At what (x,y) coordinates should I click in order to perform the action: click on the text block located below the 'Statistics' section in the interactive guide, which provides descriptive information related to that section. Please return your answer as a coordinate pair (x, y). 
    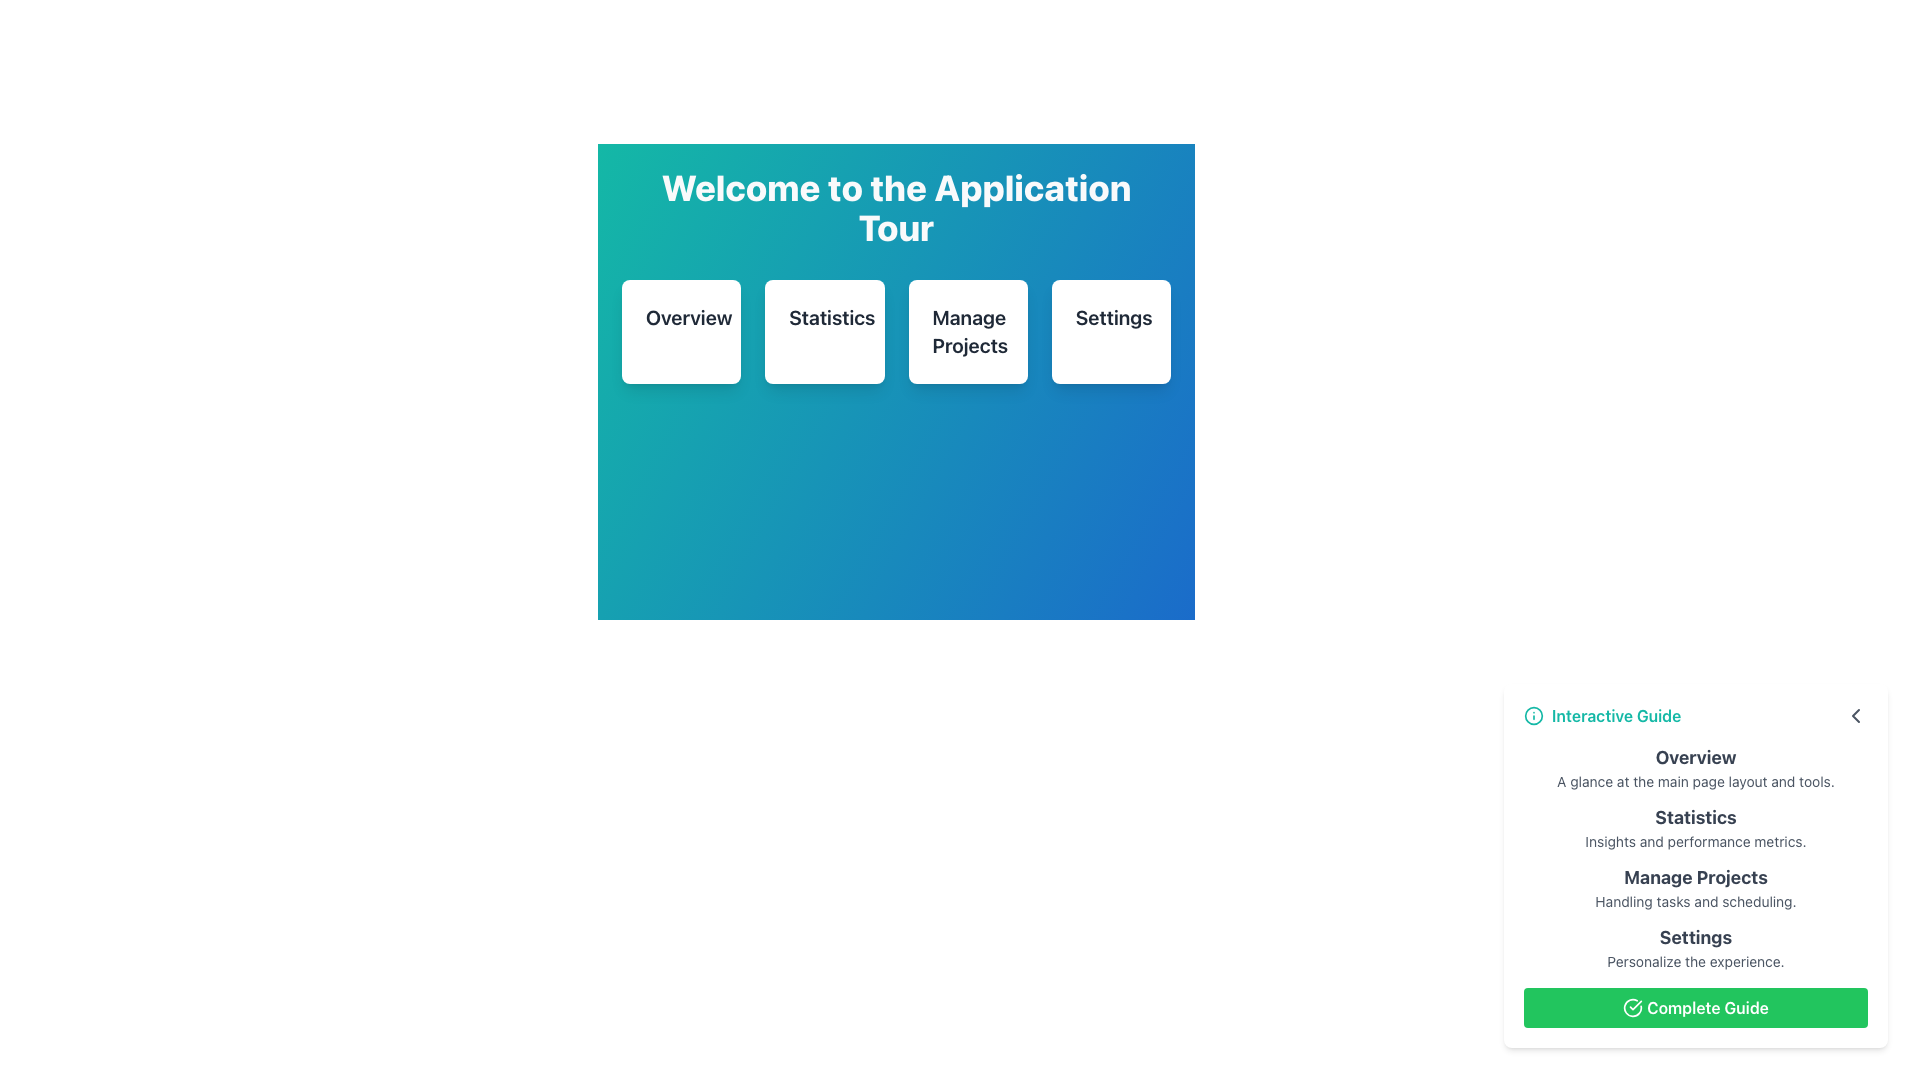
    Looking at the image, I should click on (1694, 841).